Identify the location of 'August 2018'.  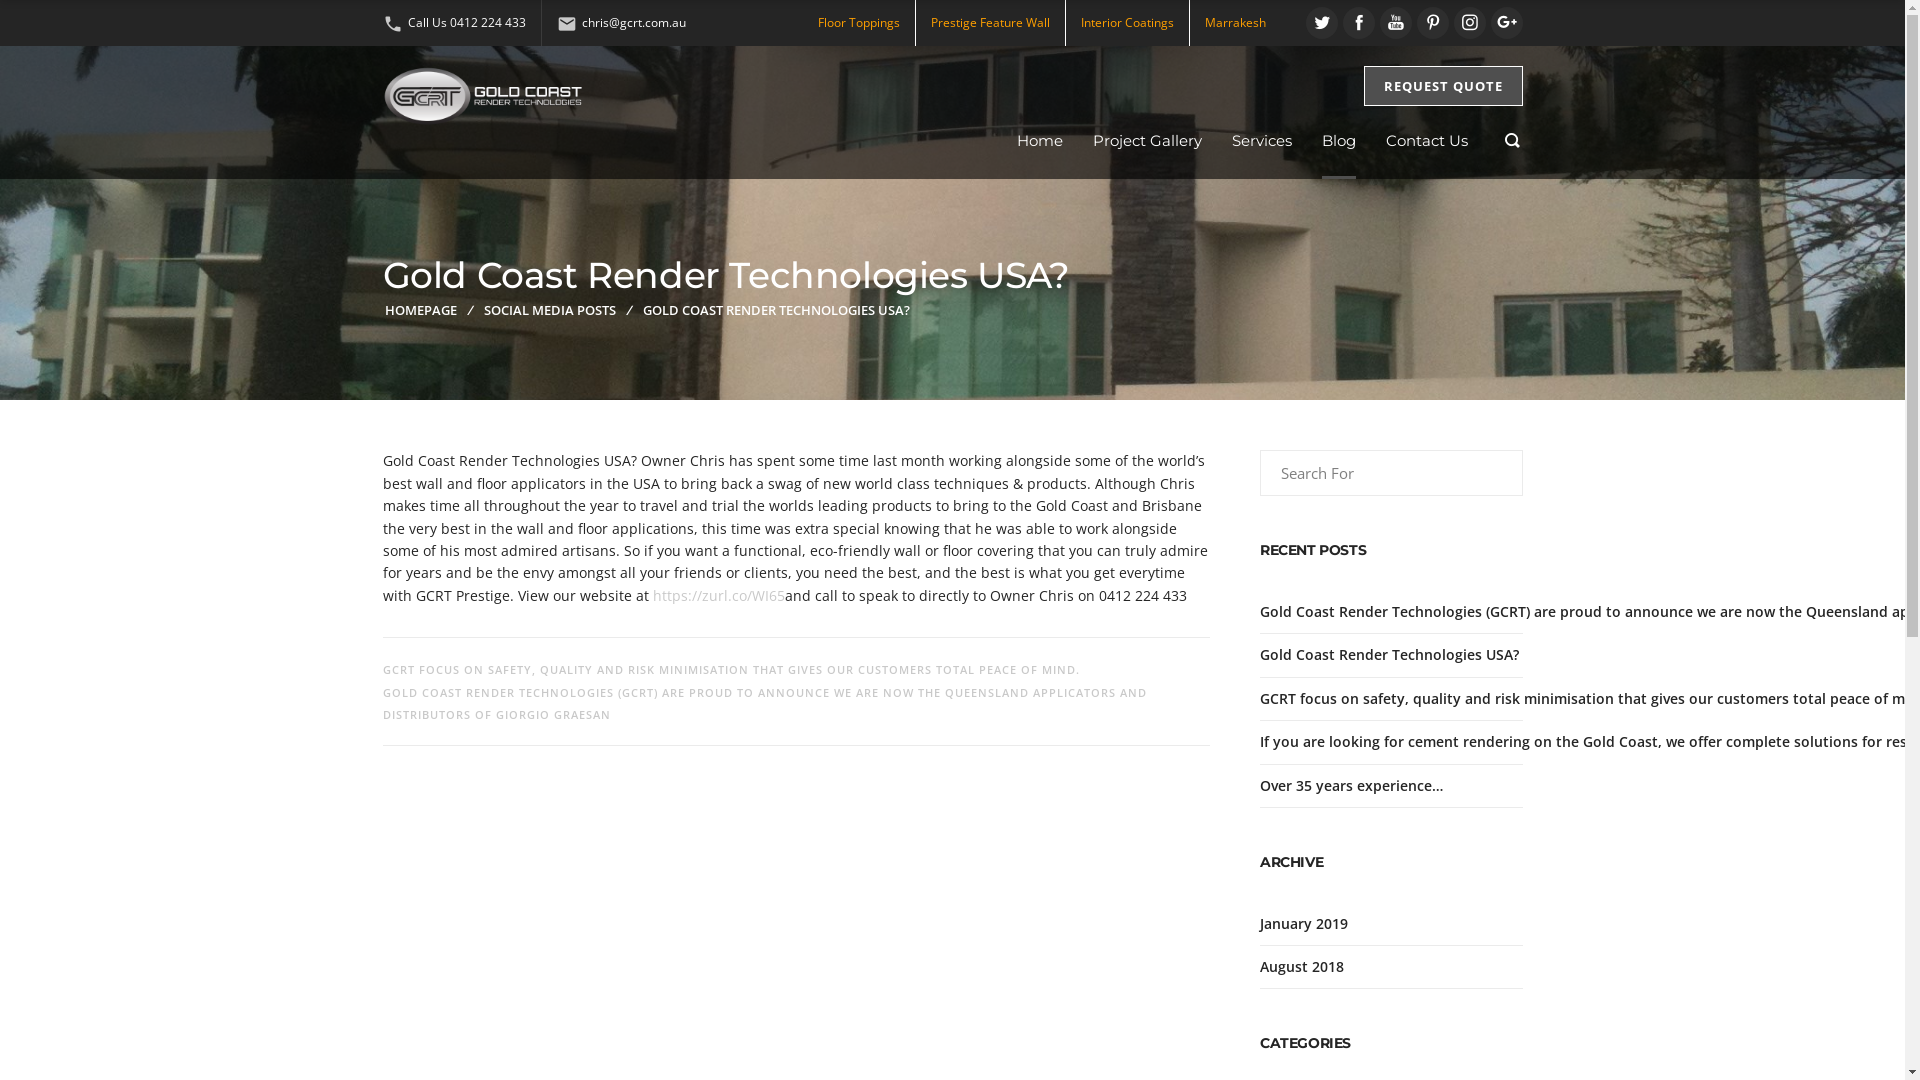
(1301, 965).